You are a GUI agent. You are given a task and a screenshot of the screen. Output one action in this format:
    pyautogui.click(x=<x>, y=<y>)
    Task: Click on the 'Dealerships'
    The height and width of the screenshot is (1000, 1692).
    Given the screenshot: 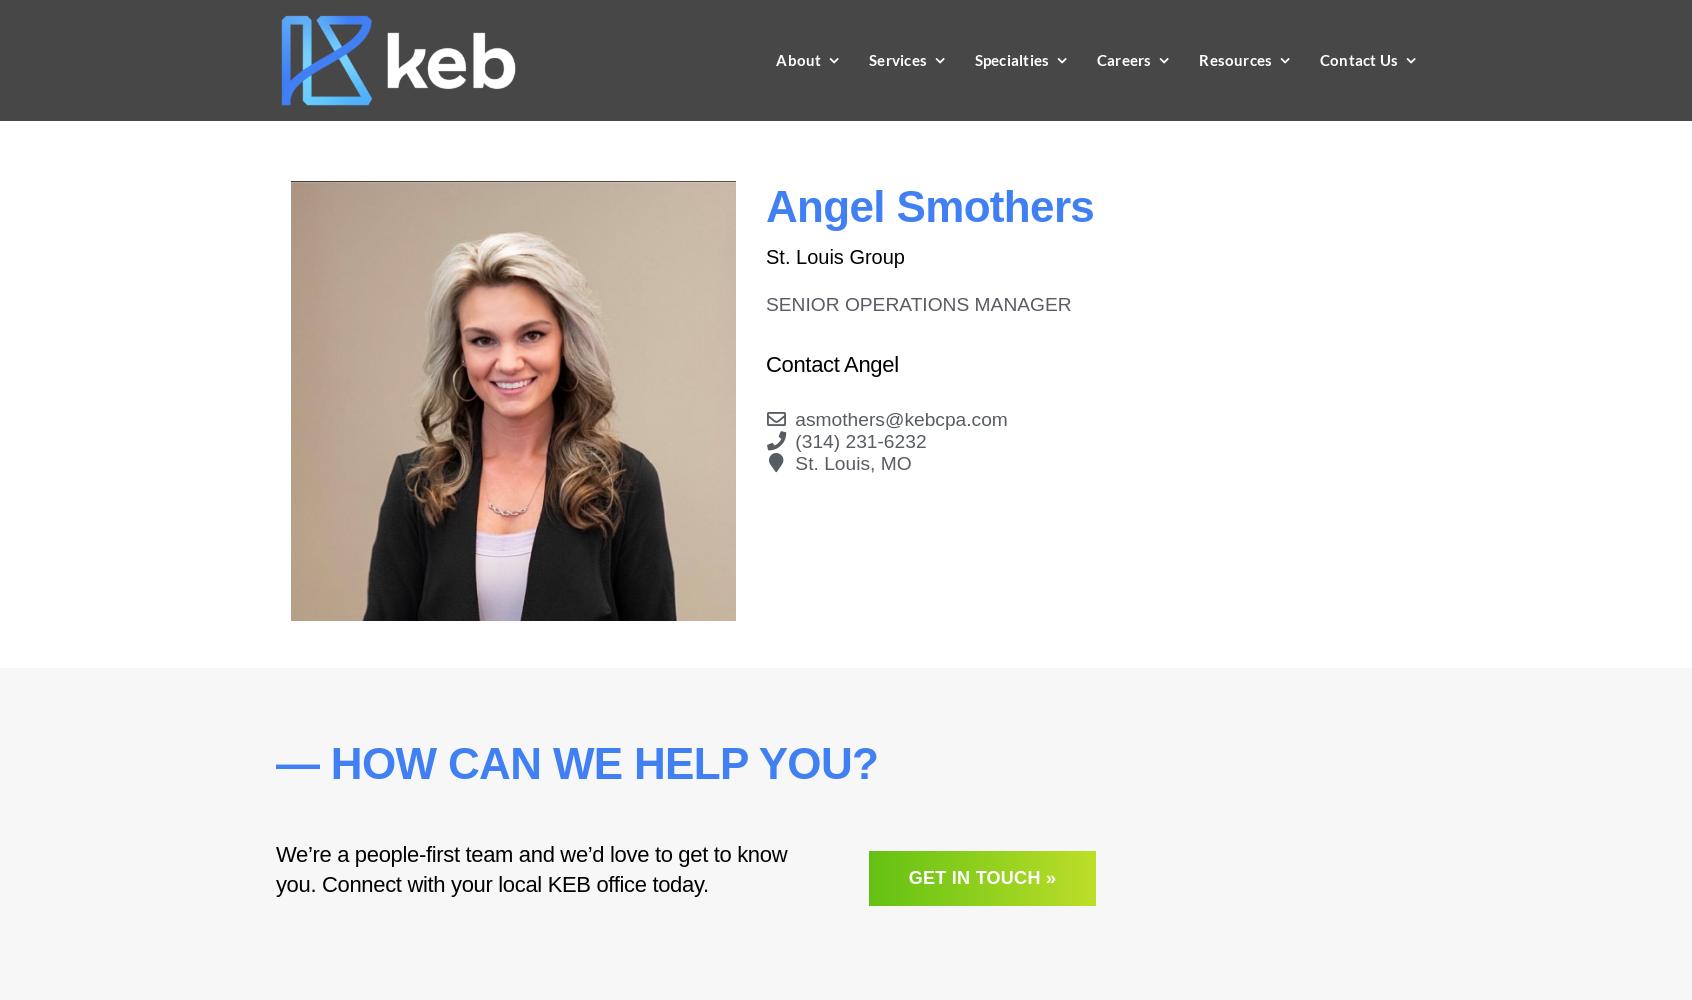 What is the action you would take?
    pyautogui.click(x=993, y=375)
    